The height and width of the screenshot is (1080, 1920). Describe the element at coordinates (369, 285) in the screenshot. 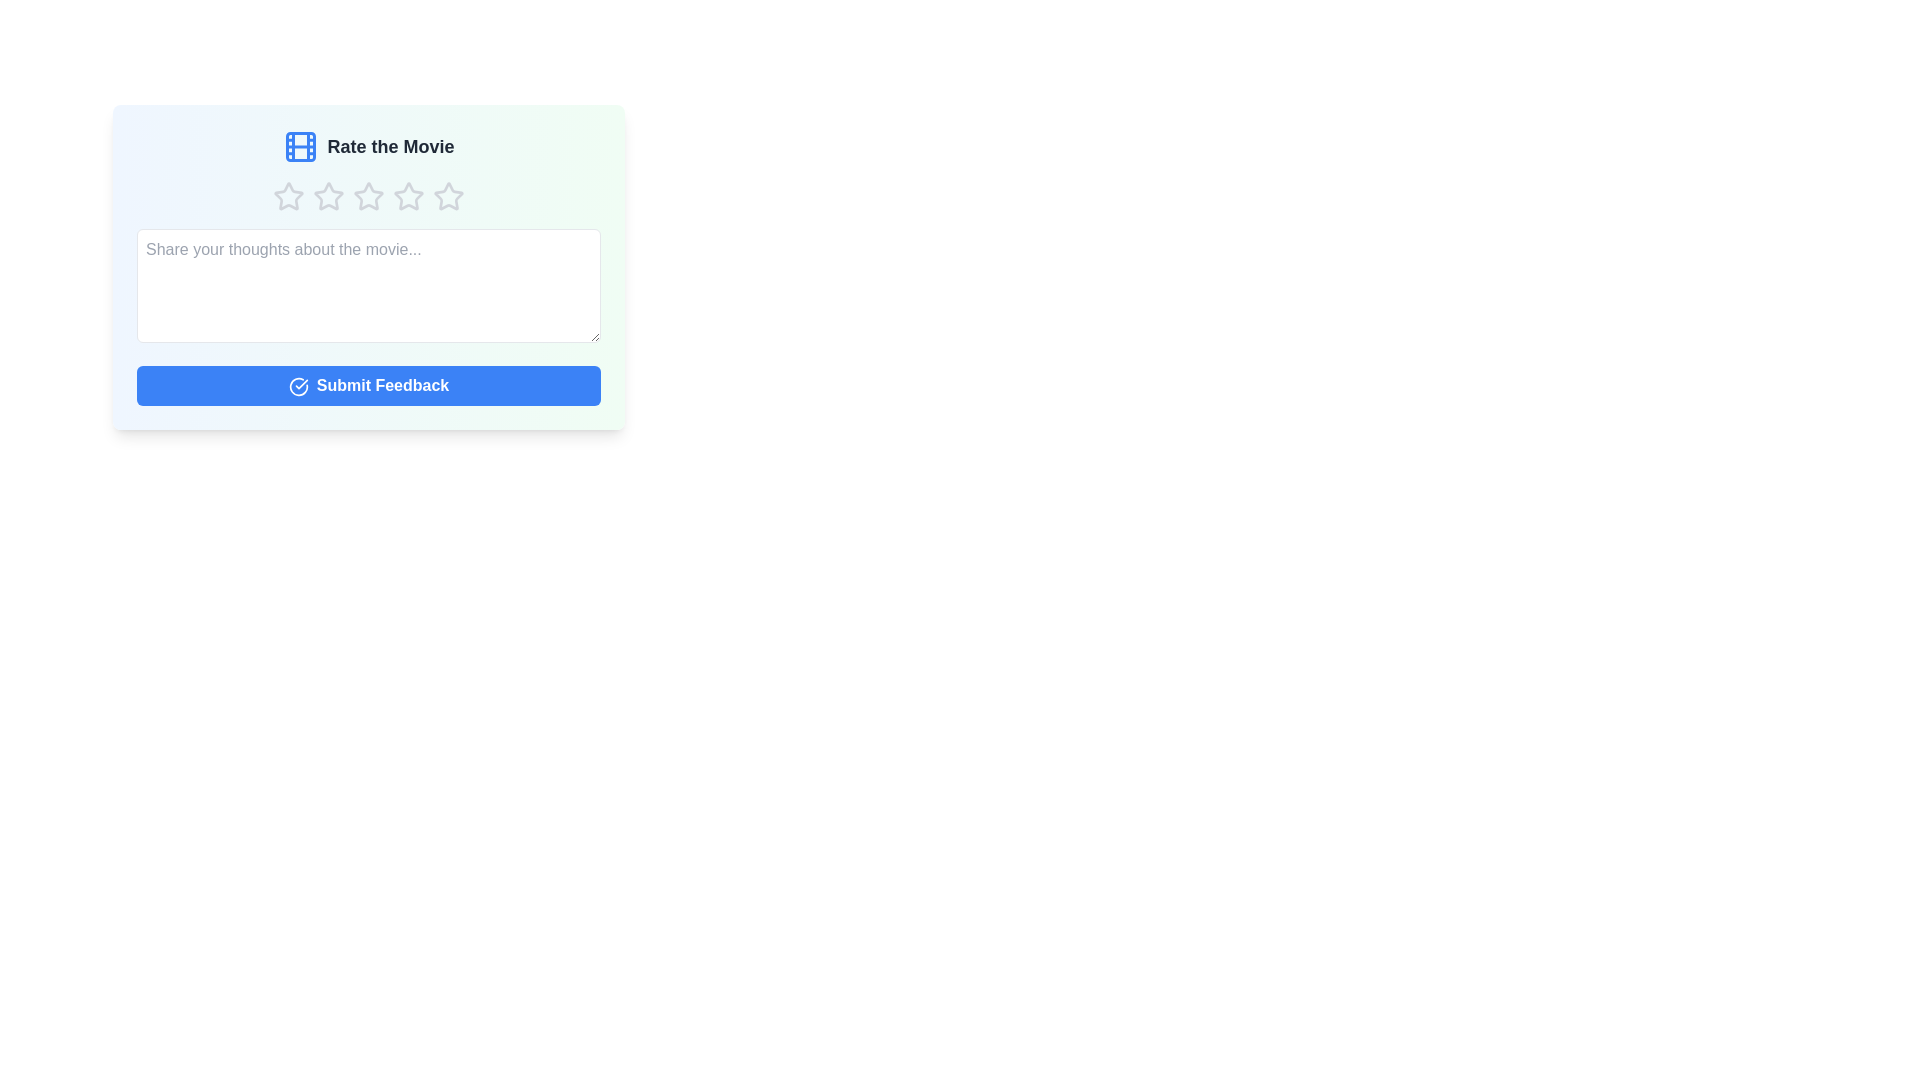

I see `the text area and type the review text` at that location.